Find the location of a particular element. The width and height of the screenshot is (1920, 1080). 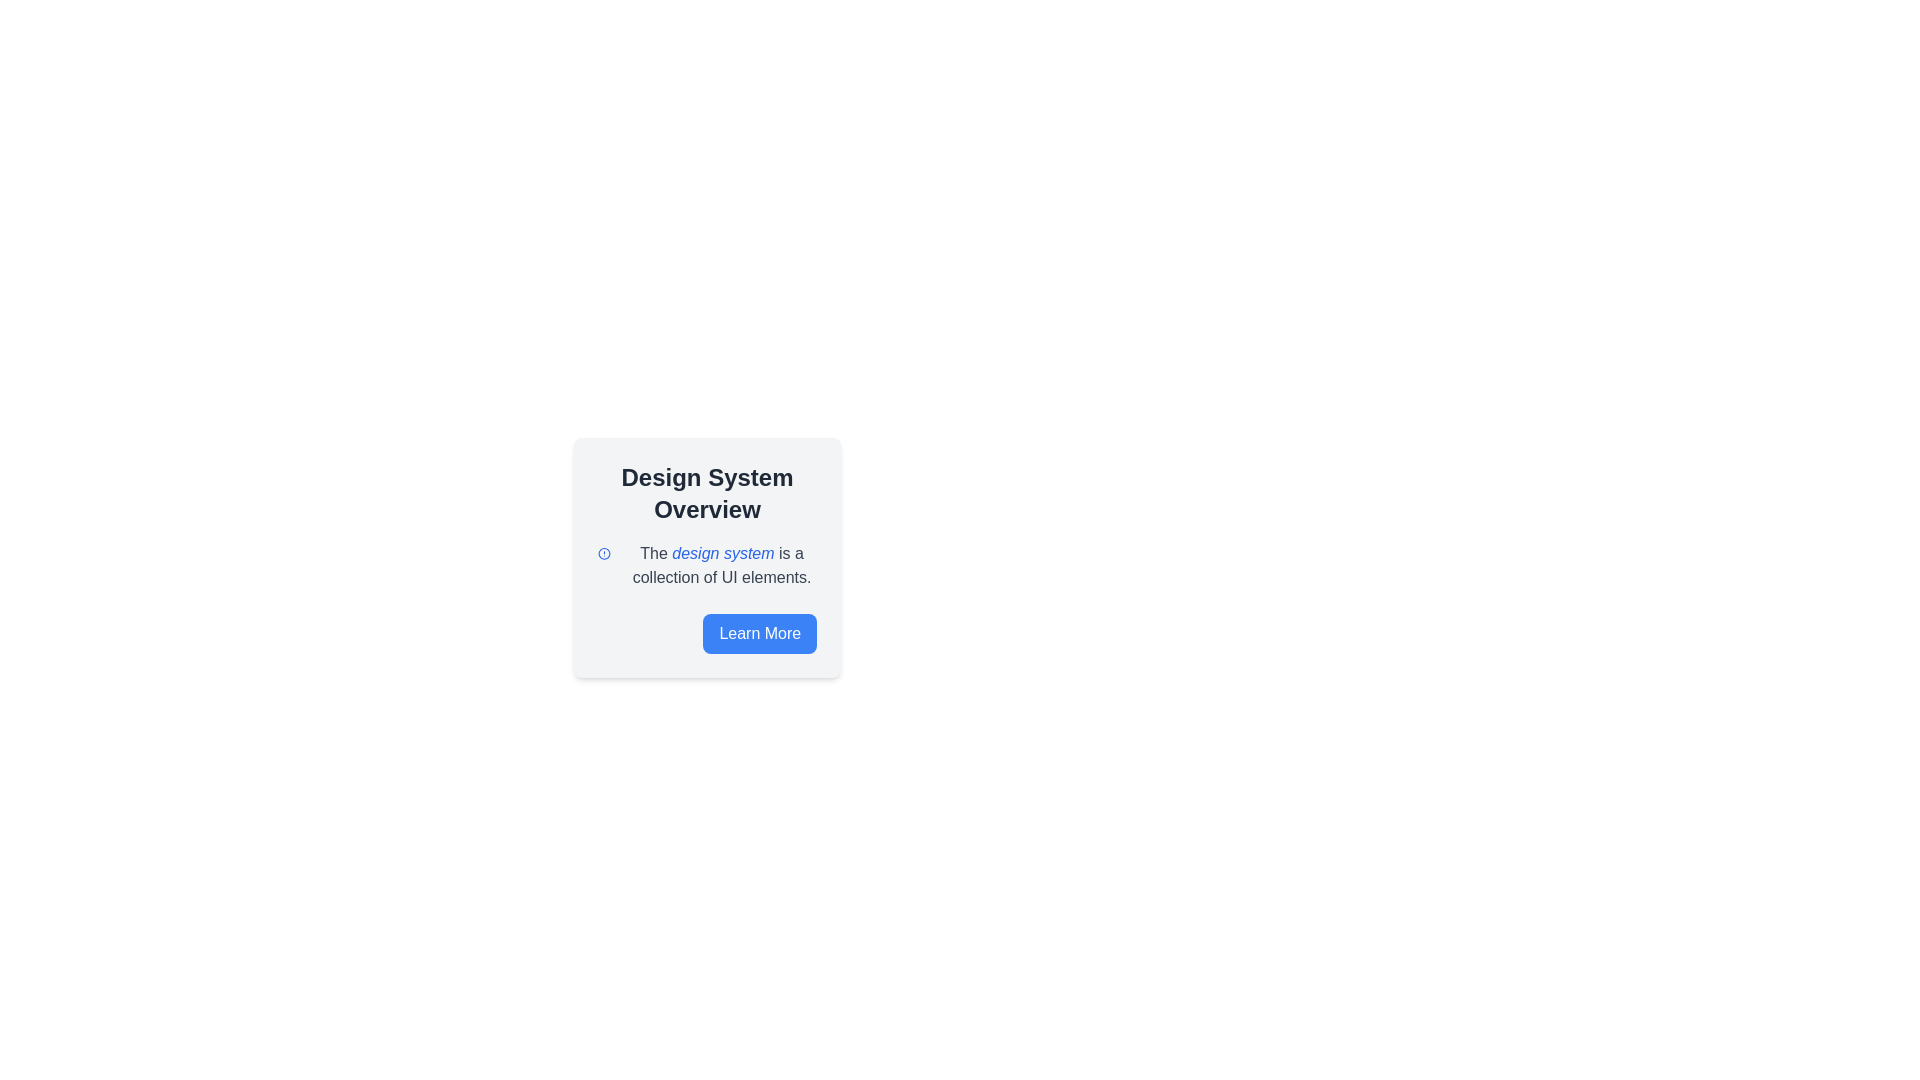

the blue-colored text phrase 'design system' that is positioned in the middle of the sentence below the heading 'Design System Overview' is located at coordinates (722, 553).